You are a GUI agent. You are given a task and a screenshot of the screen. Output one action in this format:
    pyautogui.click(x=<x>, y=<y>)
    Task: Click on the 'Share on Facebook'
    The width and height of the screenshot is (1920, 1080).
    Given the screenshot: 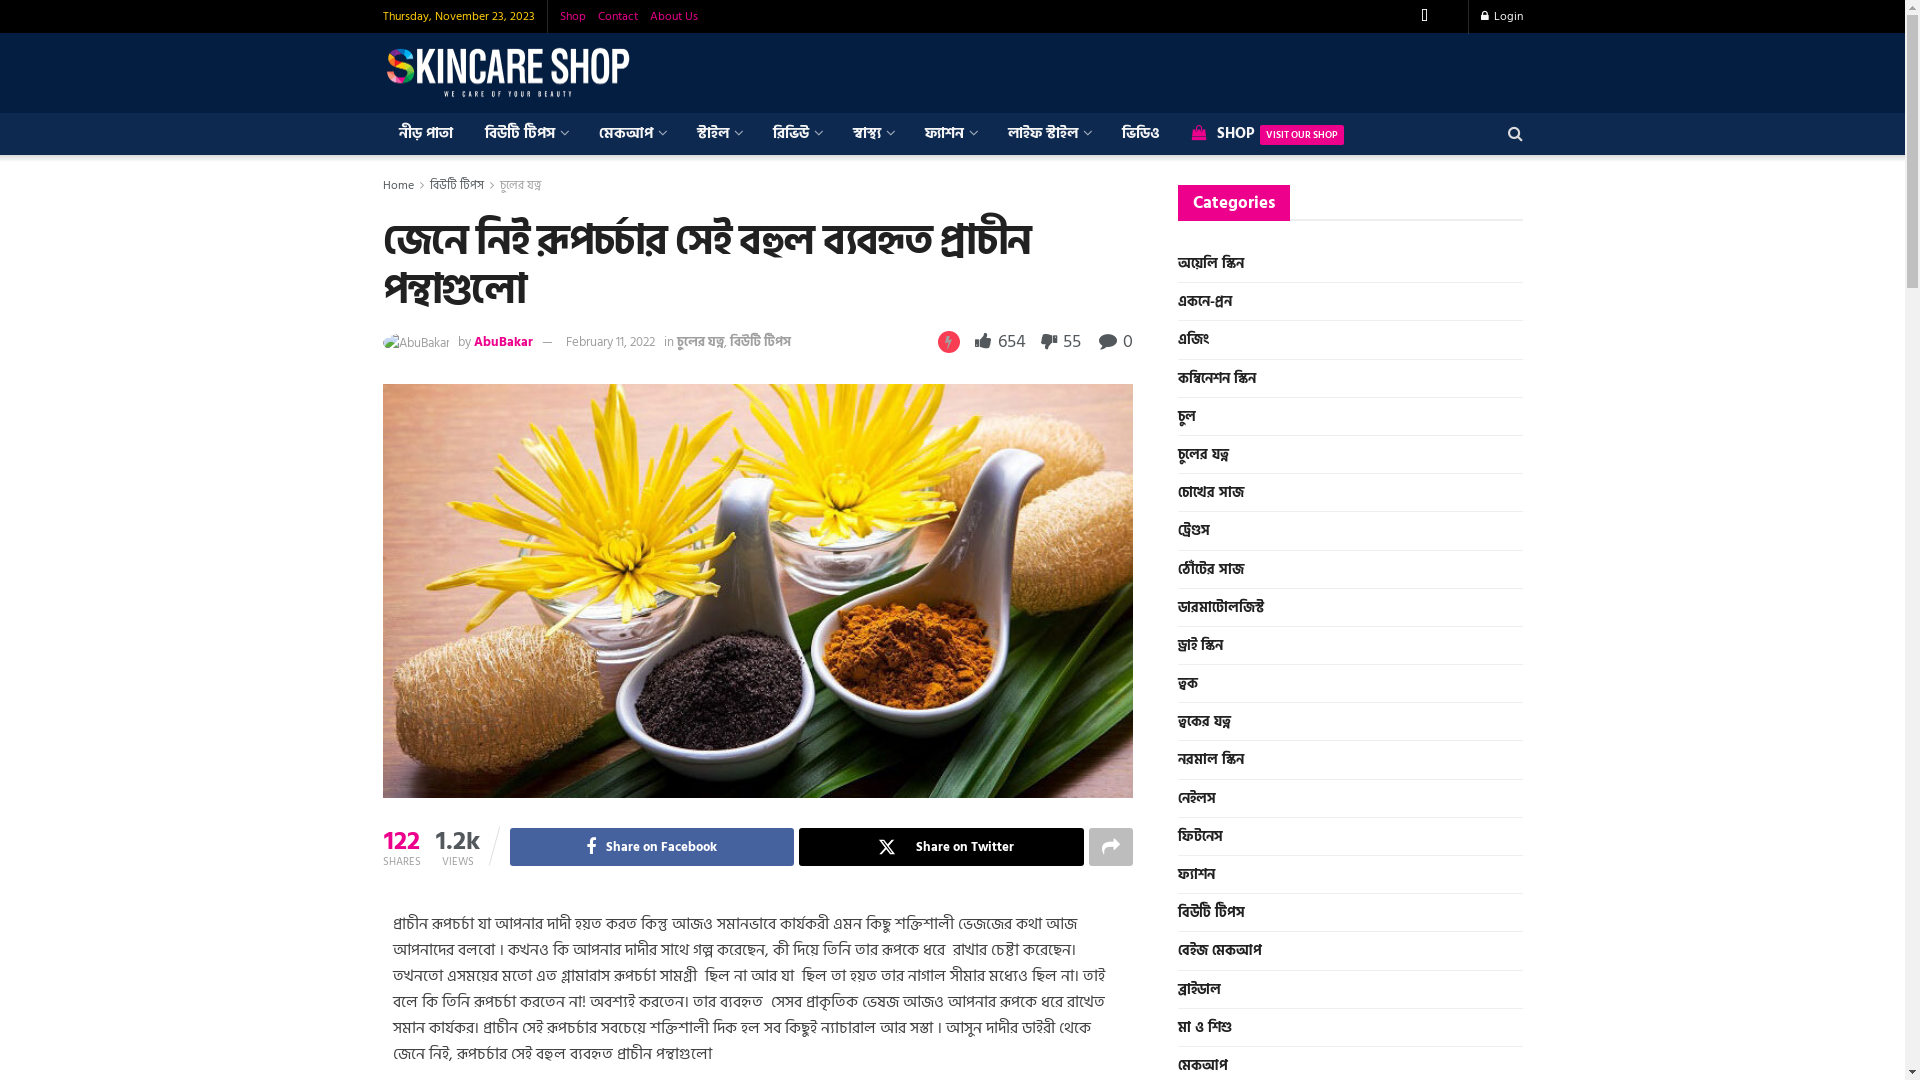 What is the action you would take?
    pyautogui.click(x=652, y=847)
    